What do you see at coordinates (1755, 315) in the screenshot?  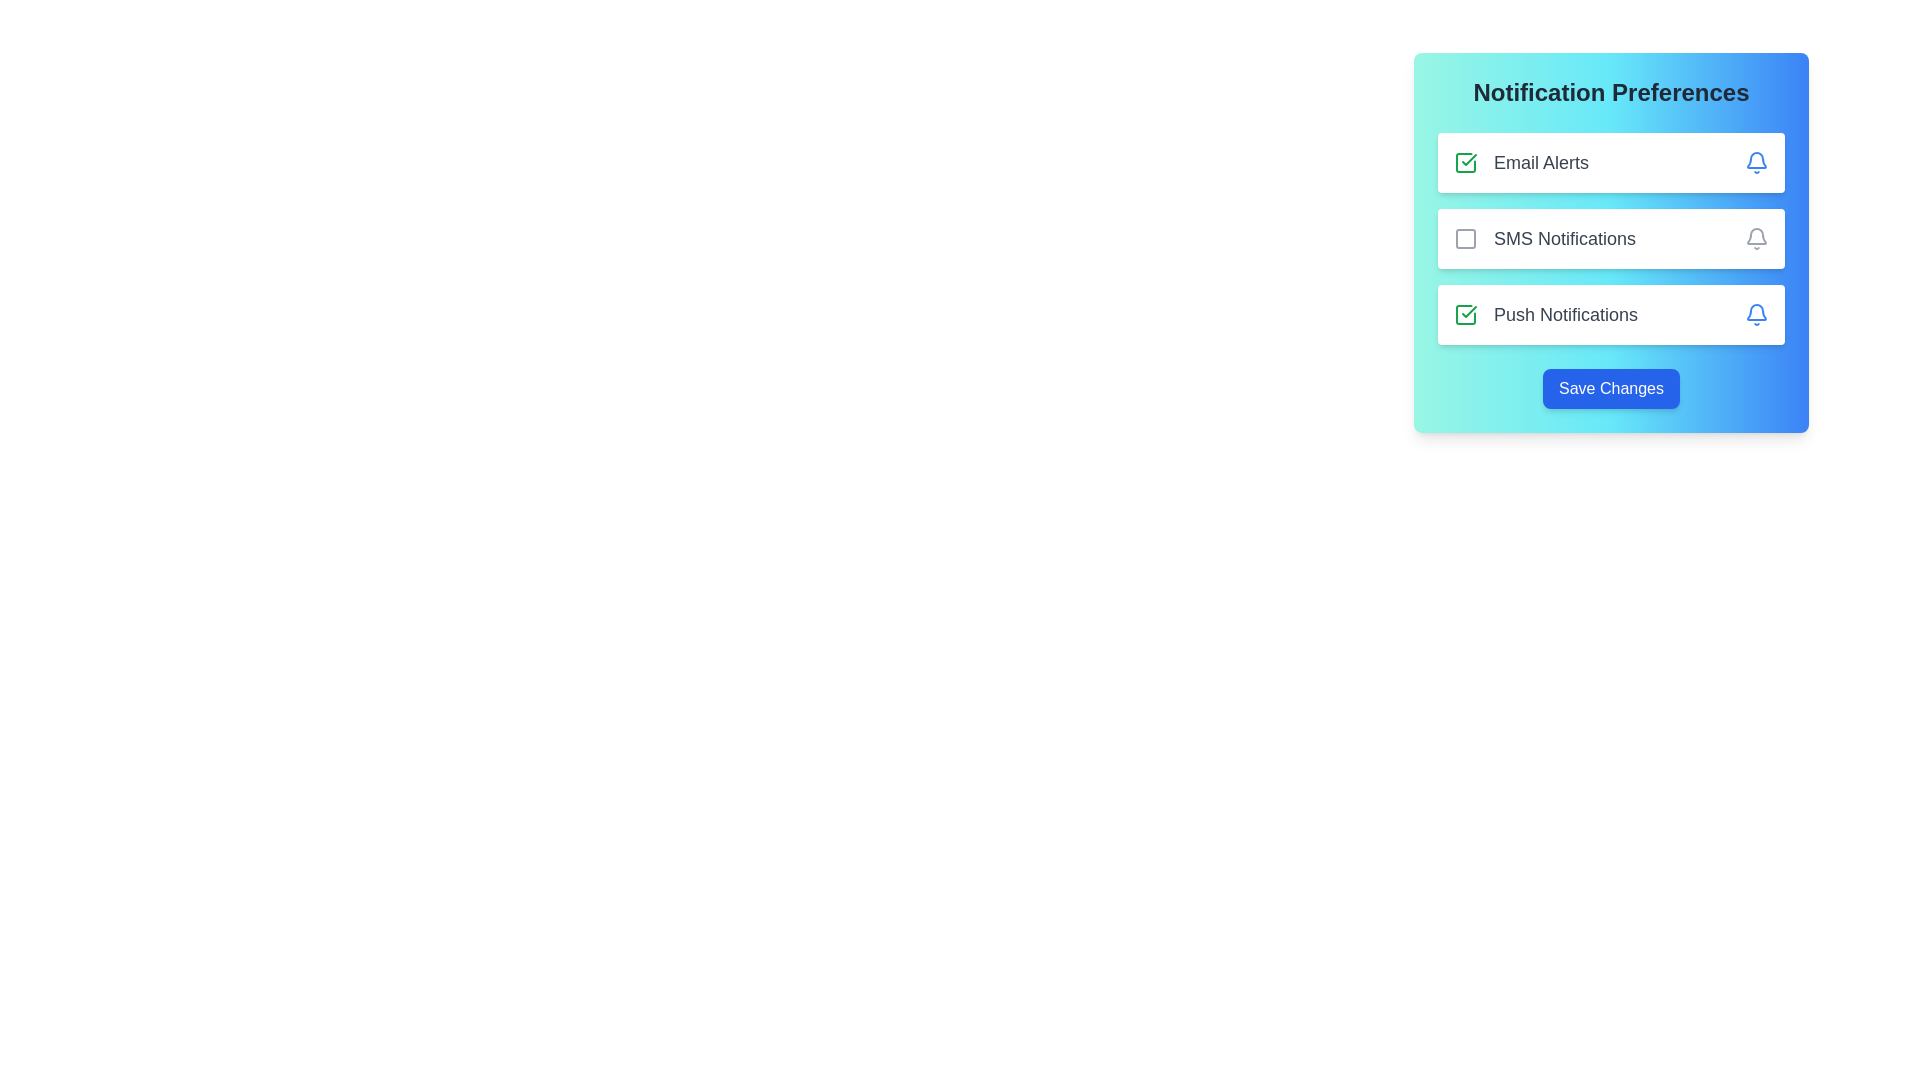 I see `the blue bell icon located on the rightmost side of the 'Push Notifications' section` at bounding box center [1755, 315].